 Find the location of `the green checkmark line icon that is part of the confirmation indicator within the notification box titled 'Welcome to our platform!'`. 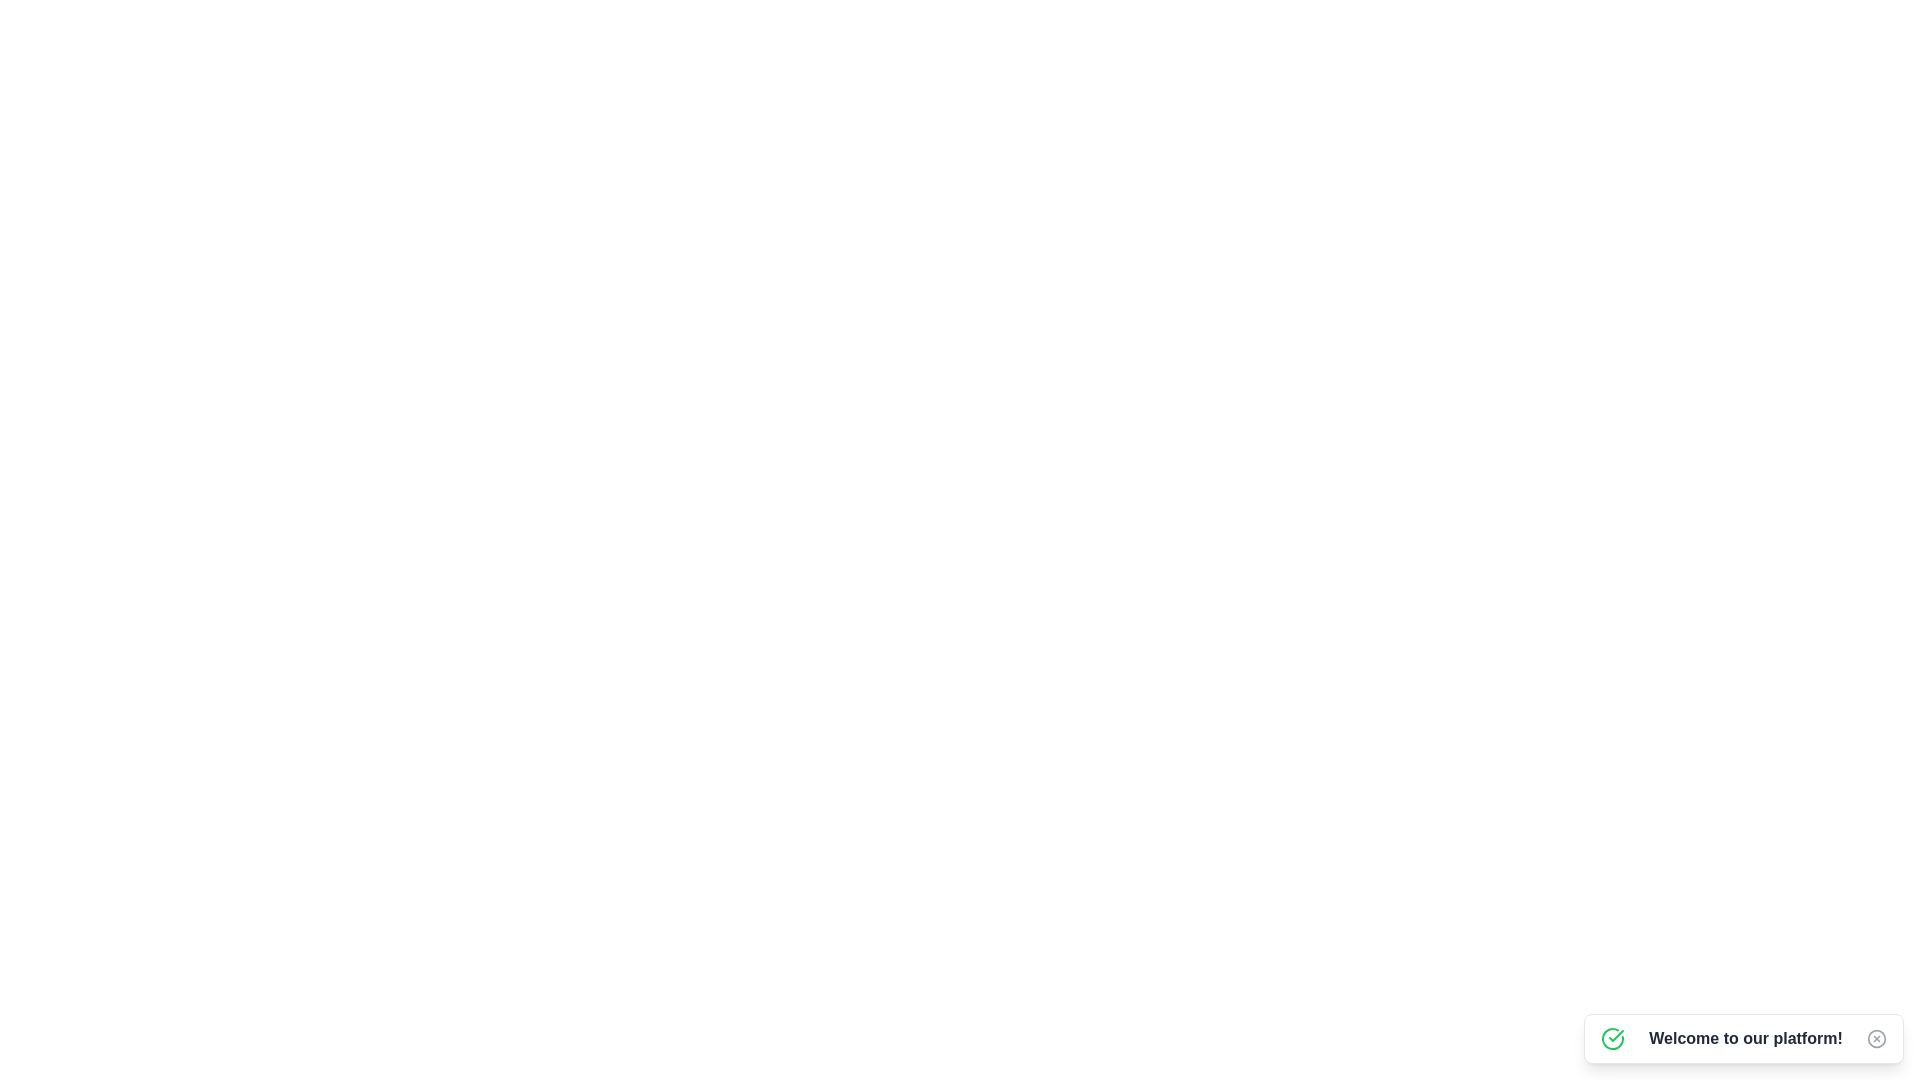

the green checkmark line icon that is part of the confirmation indicator within the notification box titled 'Welcome to our platform!' is located at coordinates (1616, 1035).